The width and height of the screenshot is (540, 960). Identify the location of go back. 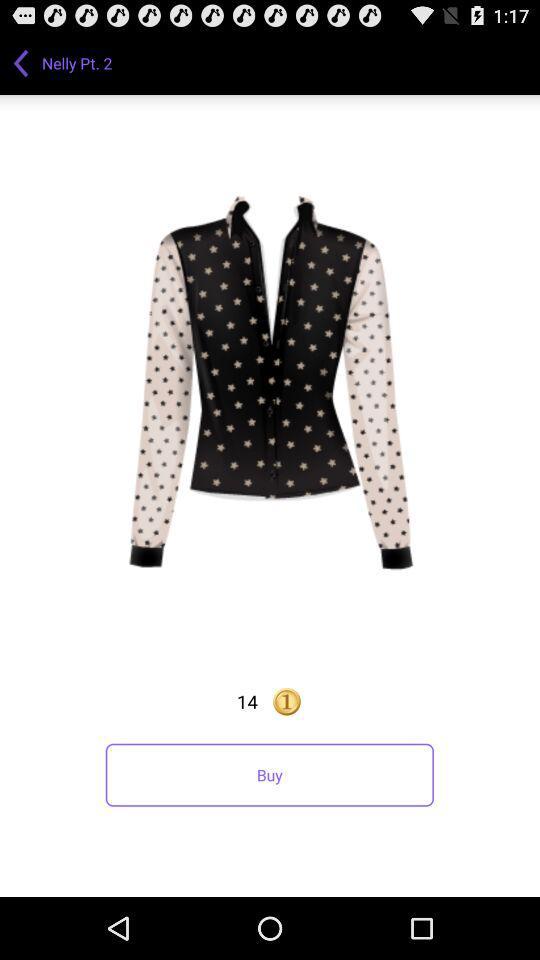
(20, 62).